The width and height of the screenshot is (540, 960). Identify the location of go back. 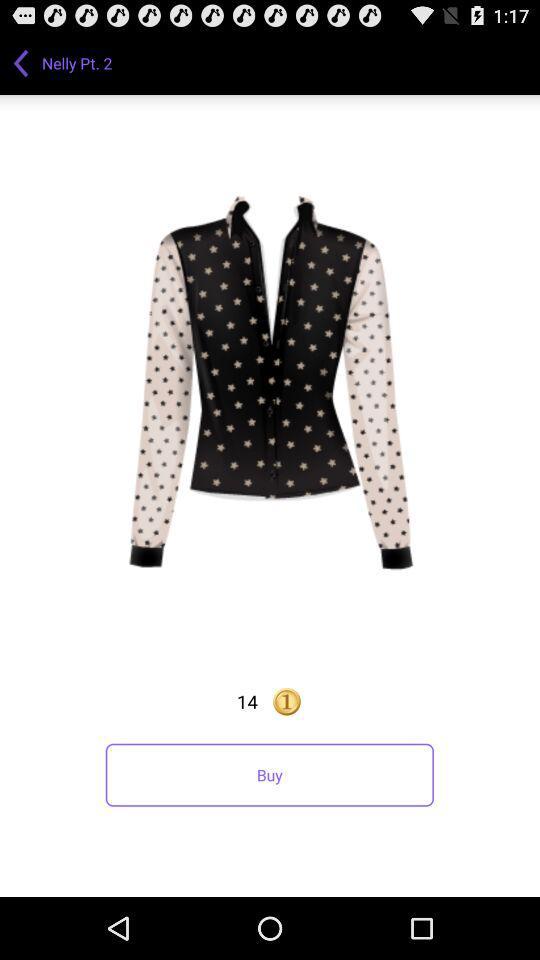
(20, 62).